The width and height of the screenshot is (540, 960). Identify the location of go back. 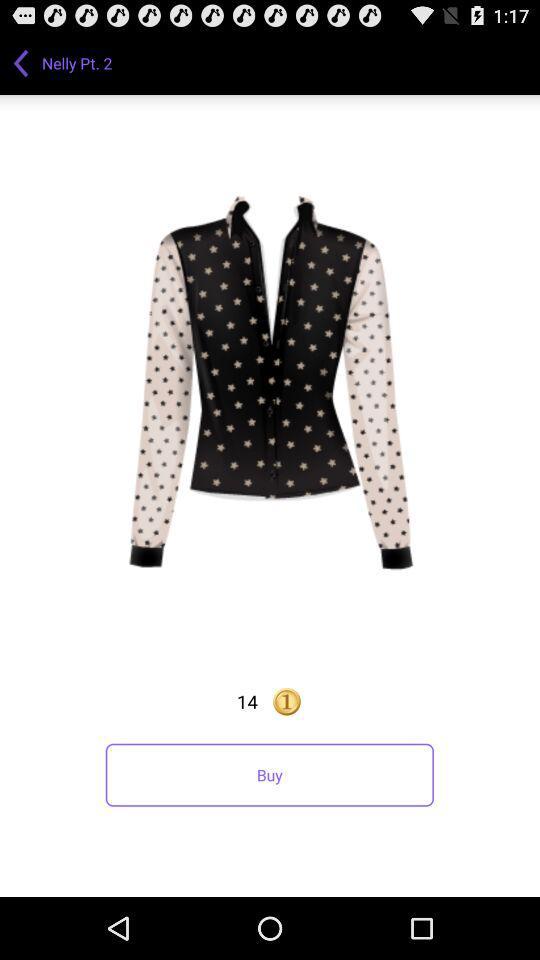
(20, 62).